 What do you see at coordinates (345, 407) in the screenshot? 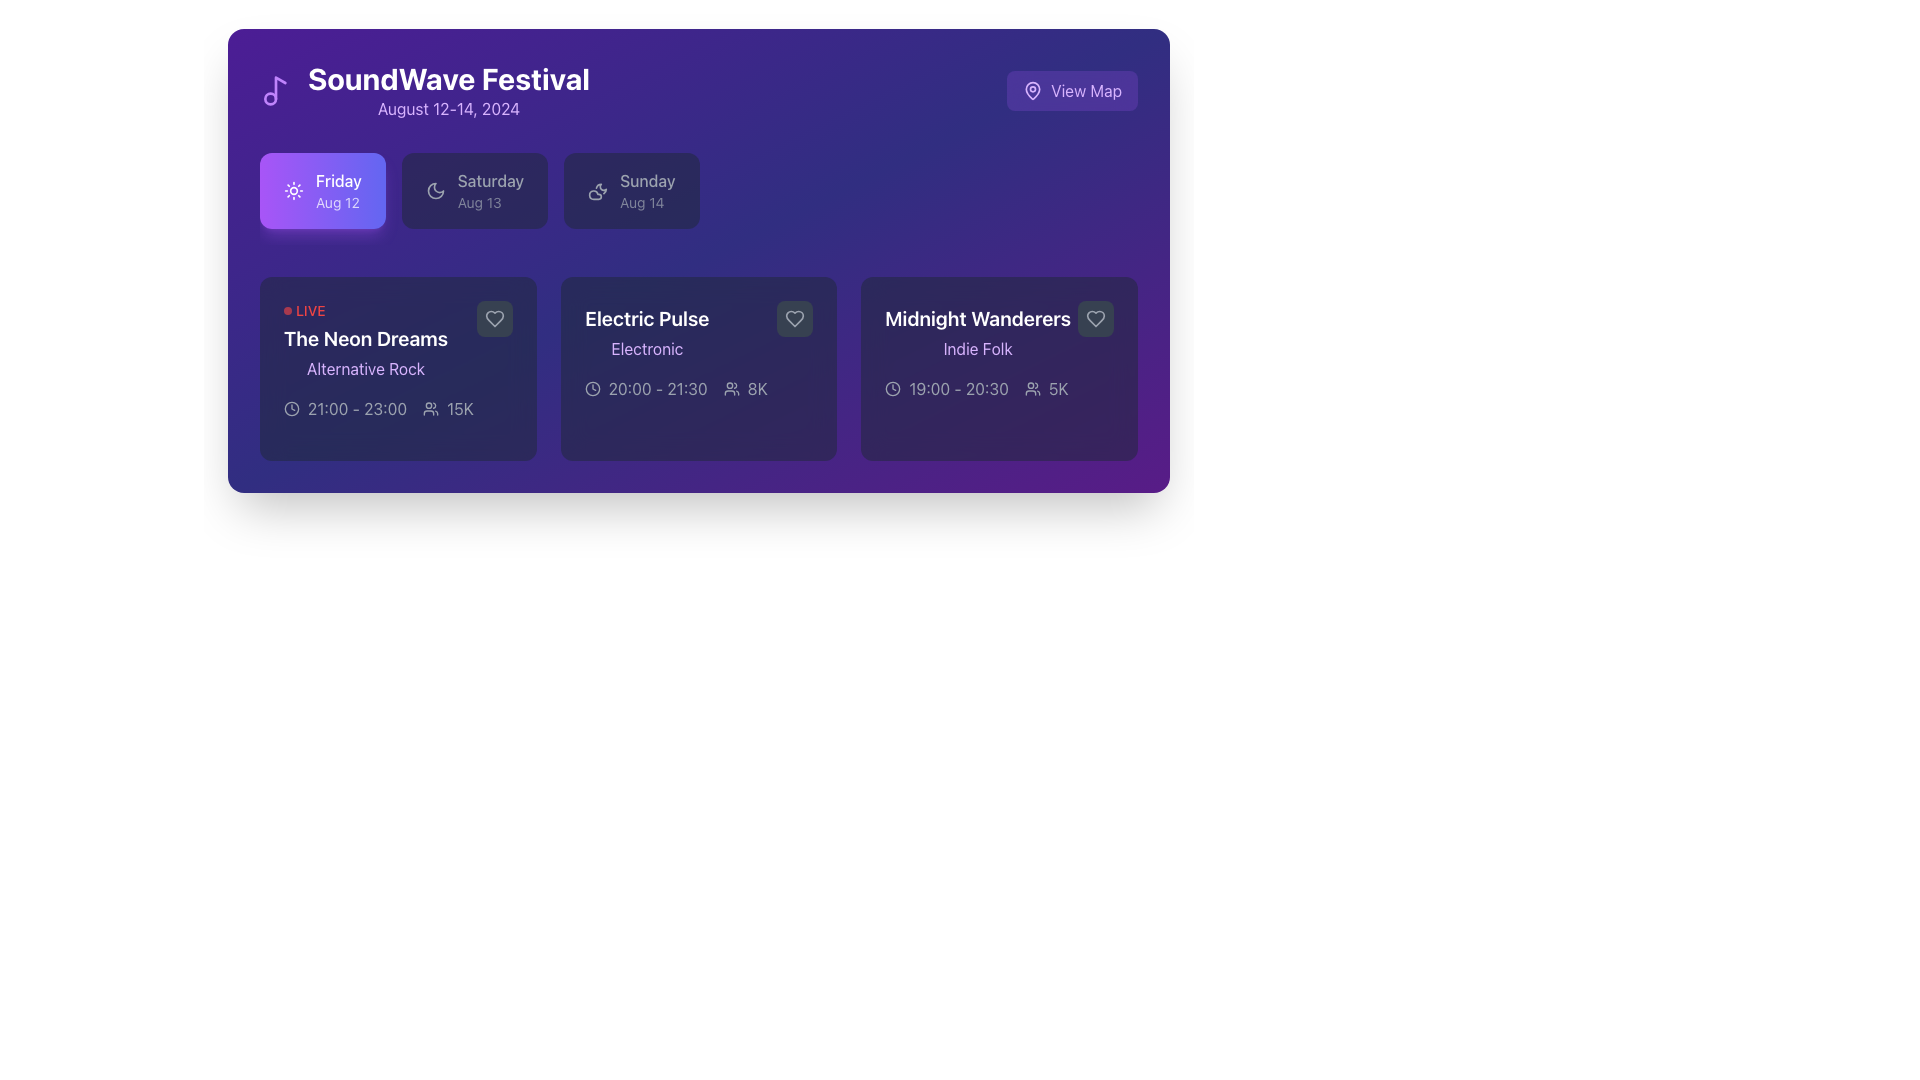
I see `the informational text displaying the time range '21:00 - 23:00' with a clock icon, located below the event title 'The Neon Dreams' and to the left of the attendee count '15K'` at bounding box center [345, 407].